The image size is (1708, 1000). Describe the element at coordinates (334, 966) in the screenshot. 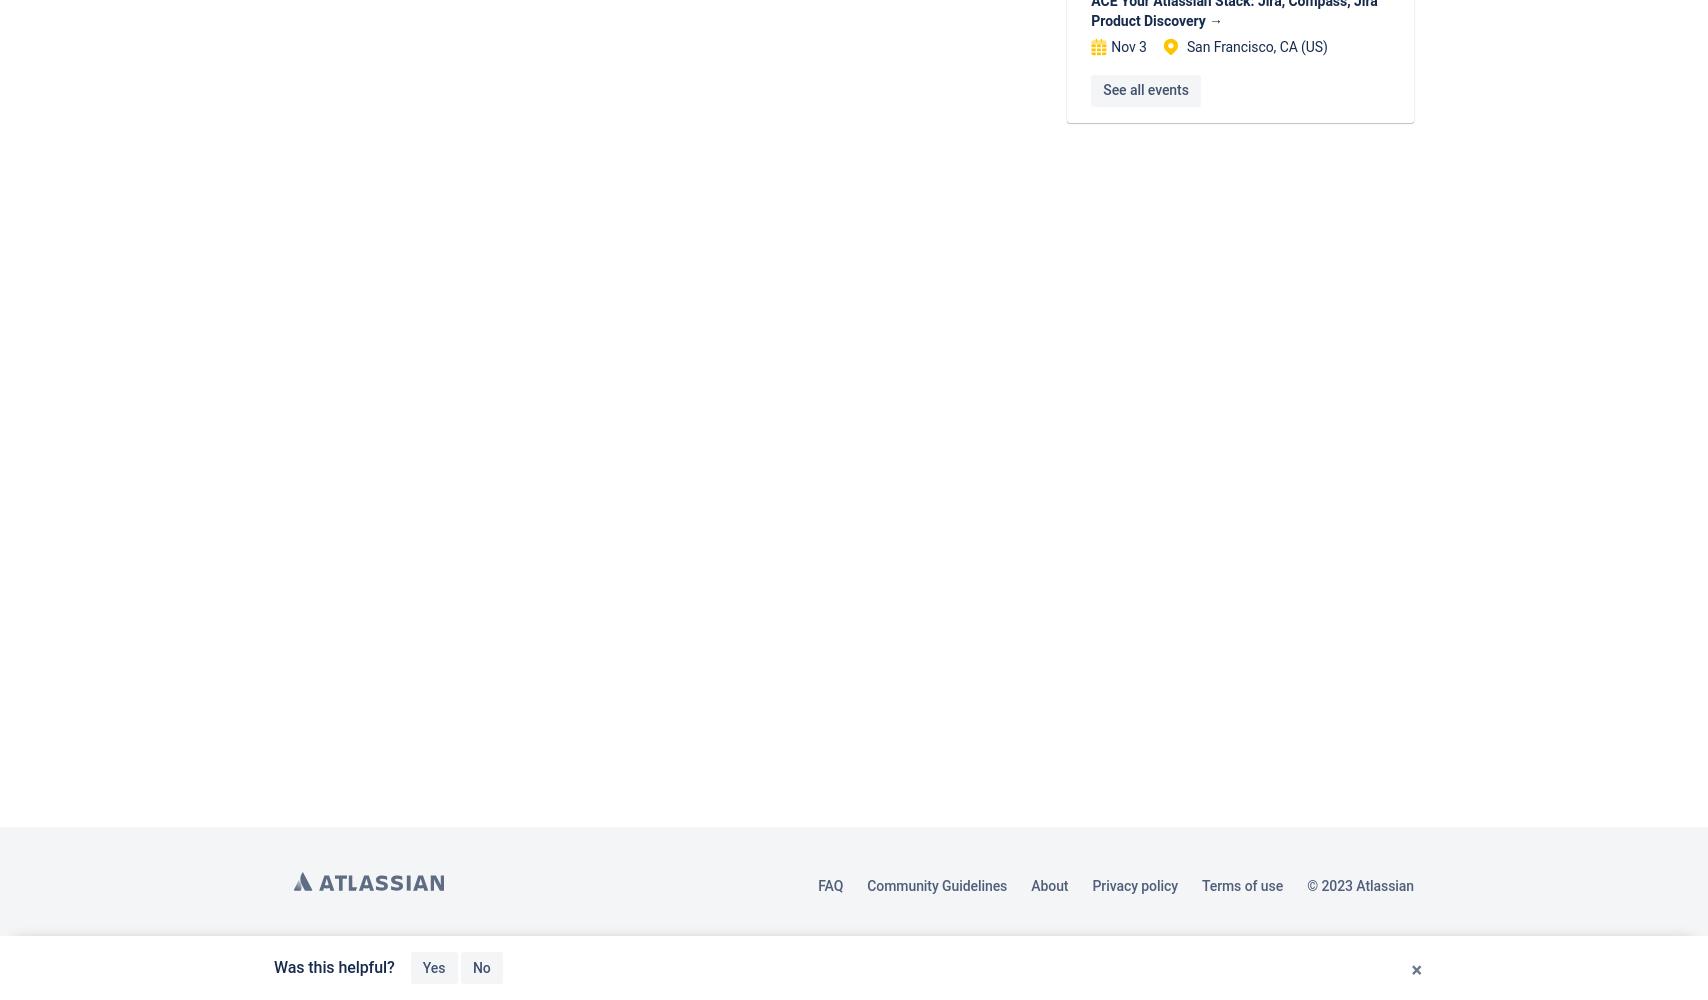

I see `'Was this helpful?'` at that location.